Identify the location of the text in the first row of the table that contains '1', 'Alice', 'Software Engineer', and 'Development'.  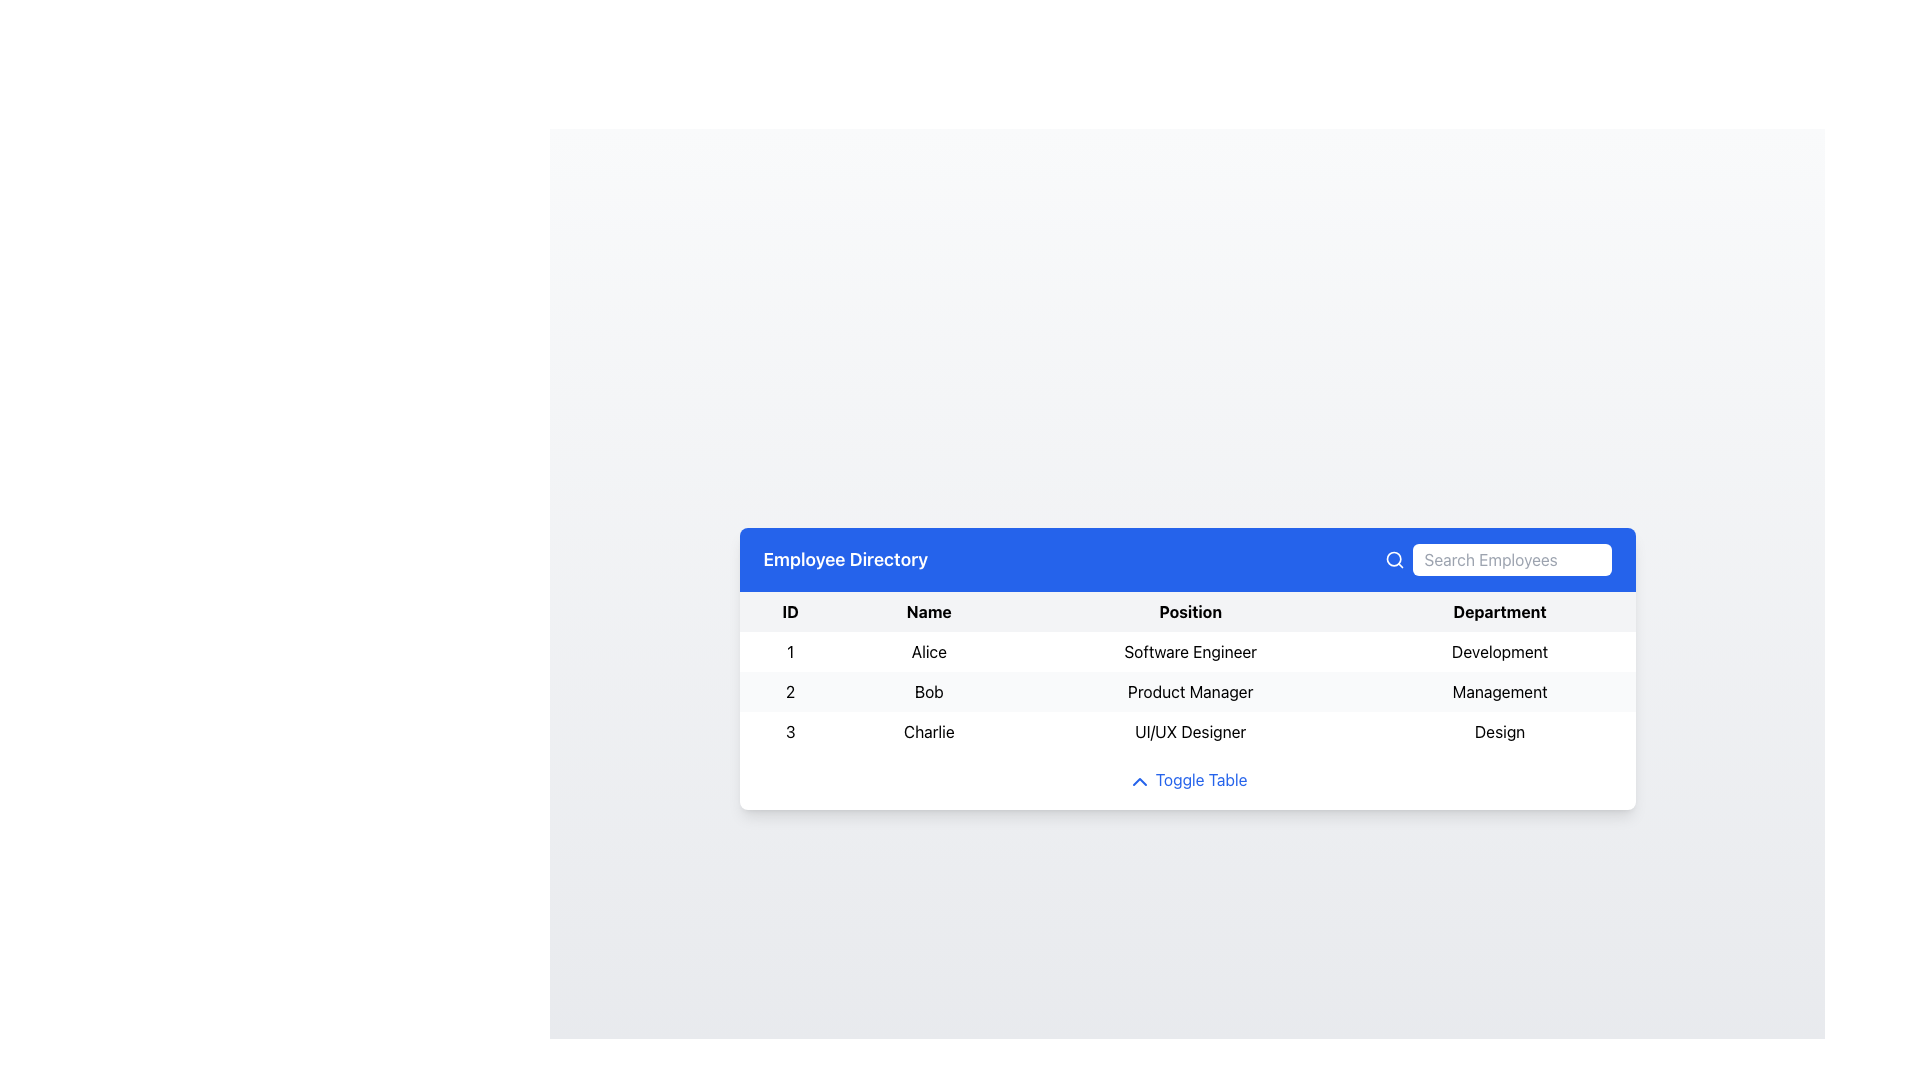
(1187, 652).